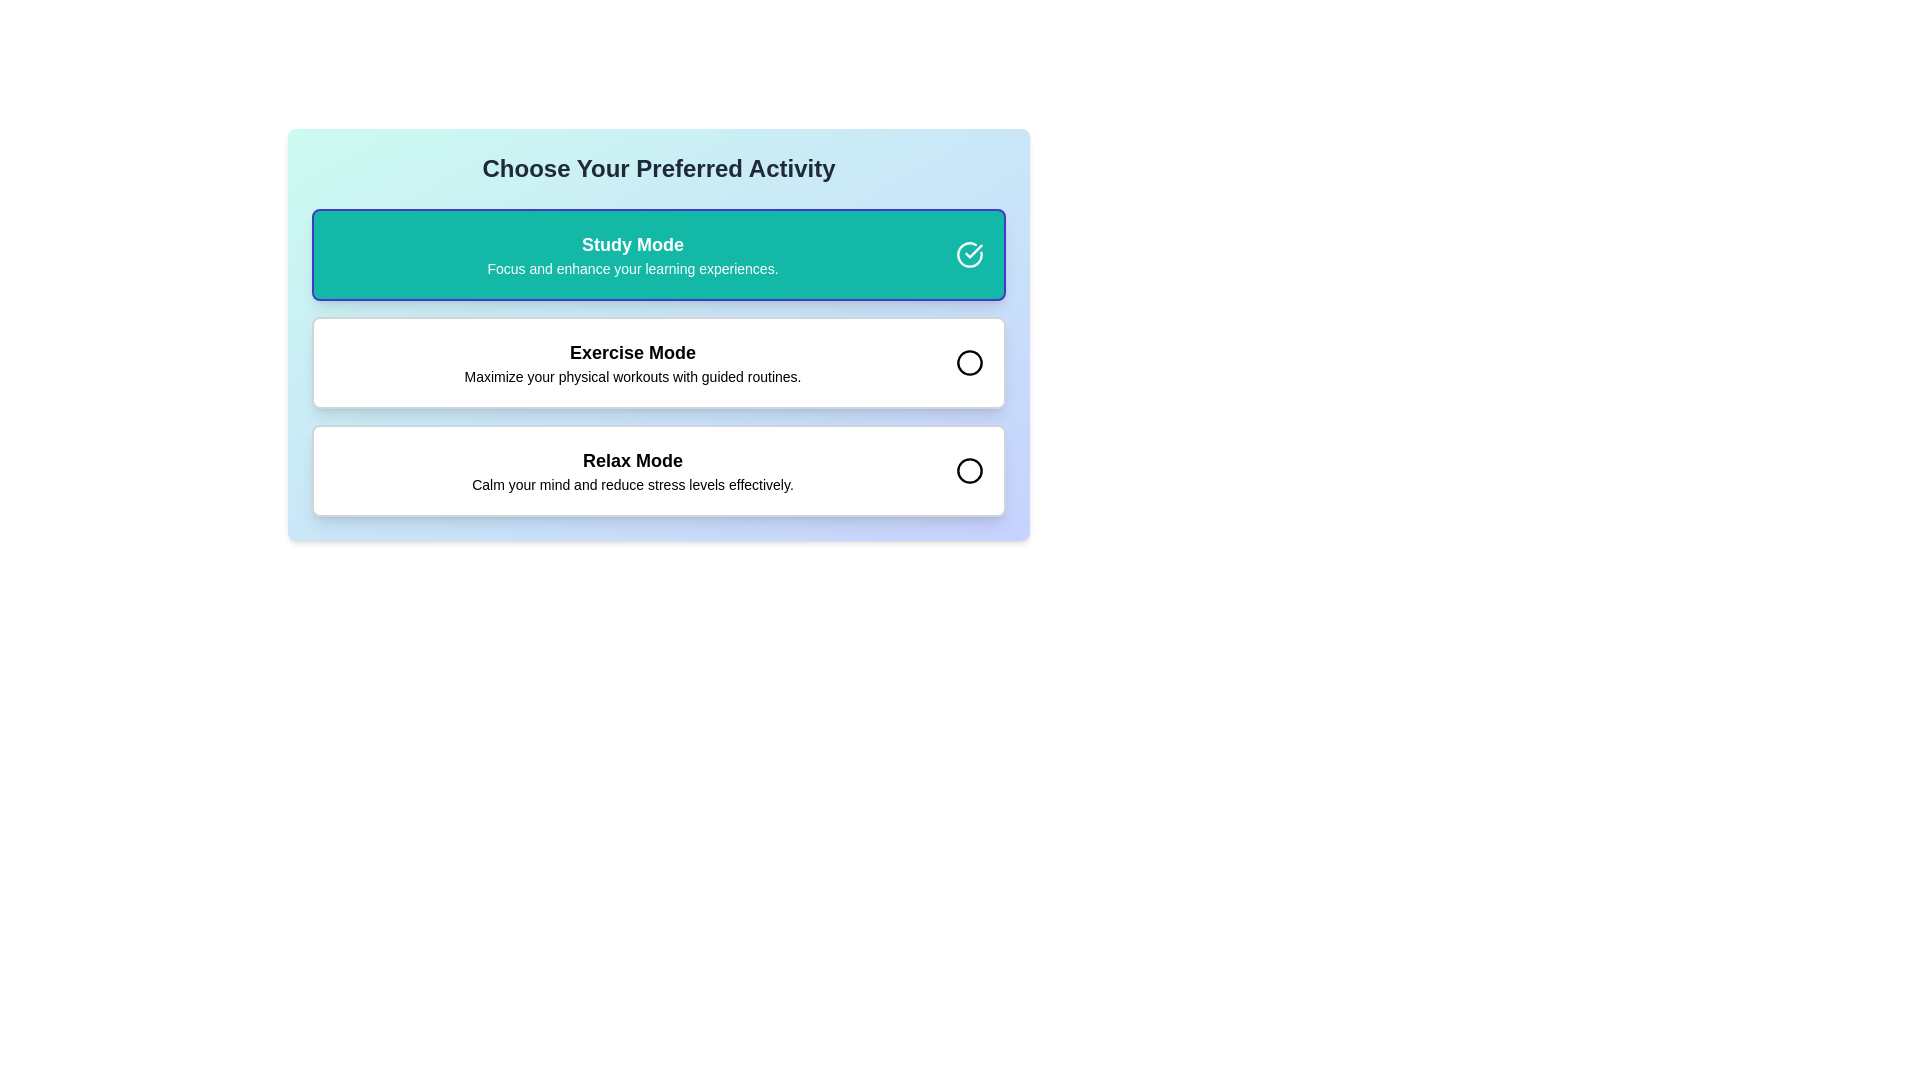 This screenshot has height=1080, width=1920. Describe the element at coordinates (632, 362) in the screenshot. I see `the 'Exercise Mode' text display, which is the second option in a vertical stack of three modes, providing information about guided physical workouts` at that location.